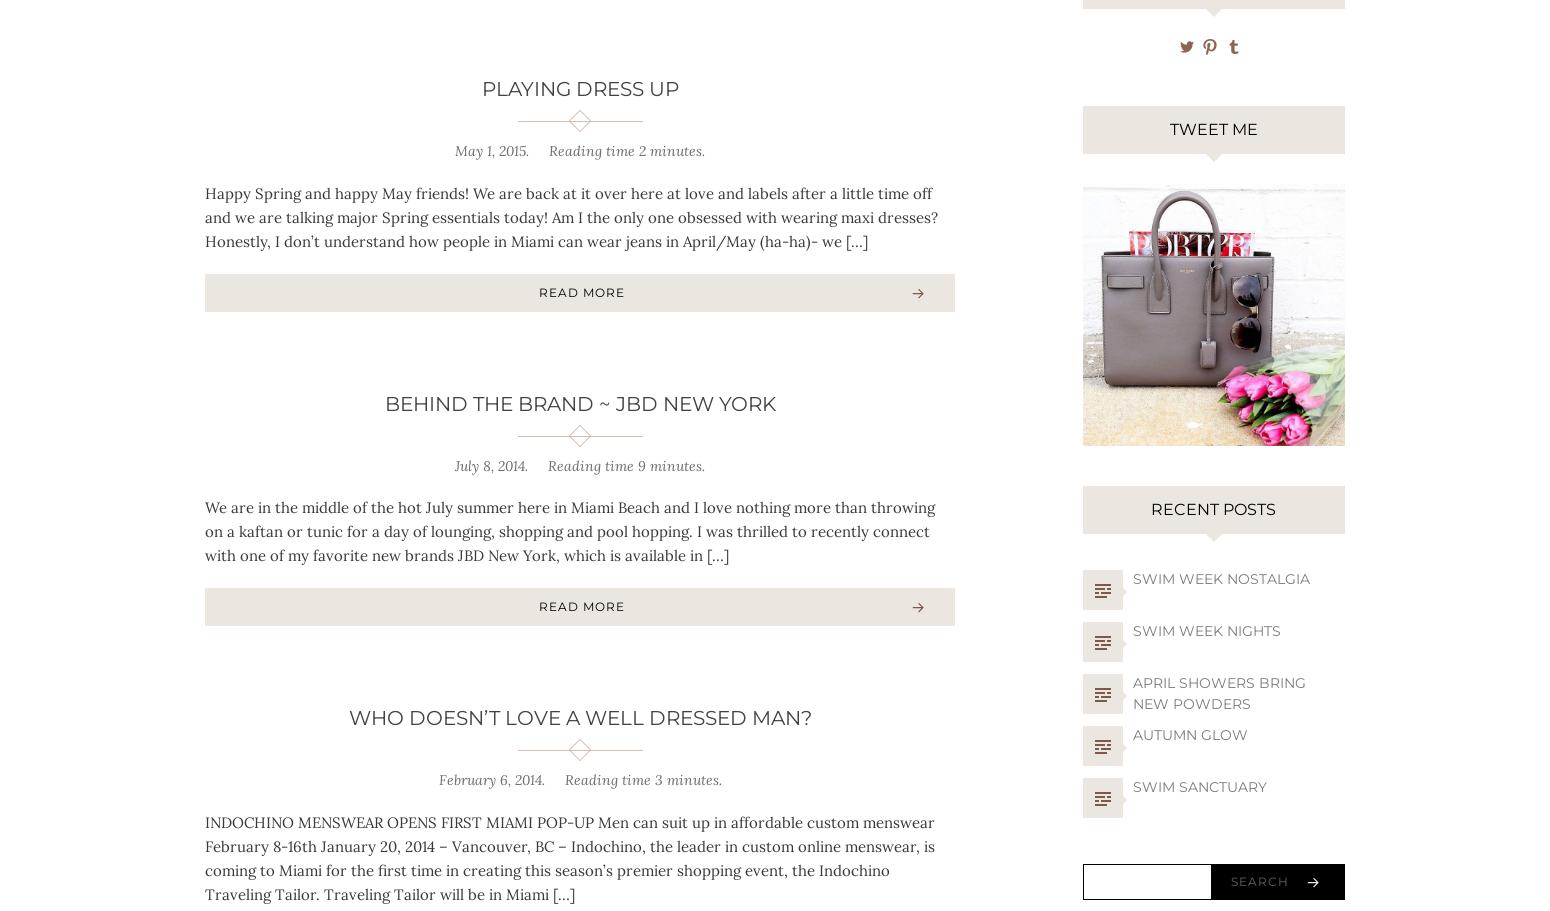  I want to click on 'February 6, 2014', so click(488, 779).